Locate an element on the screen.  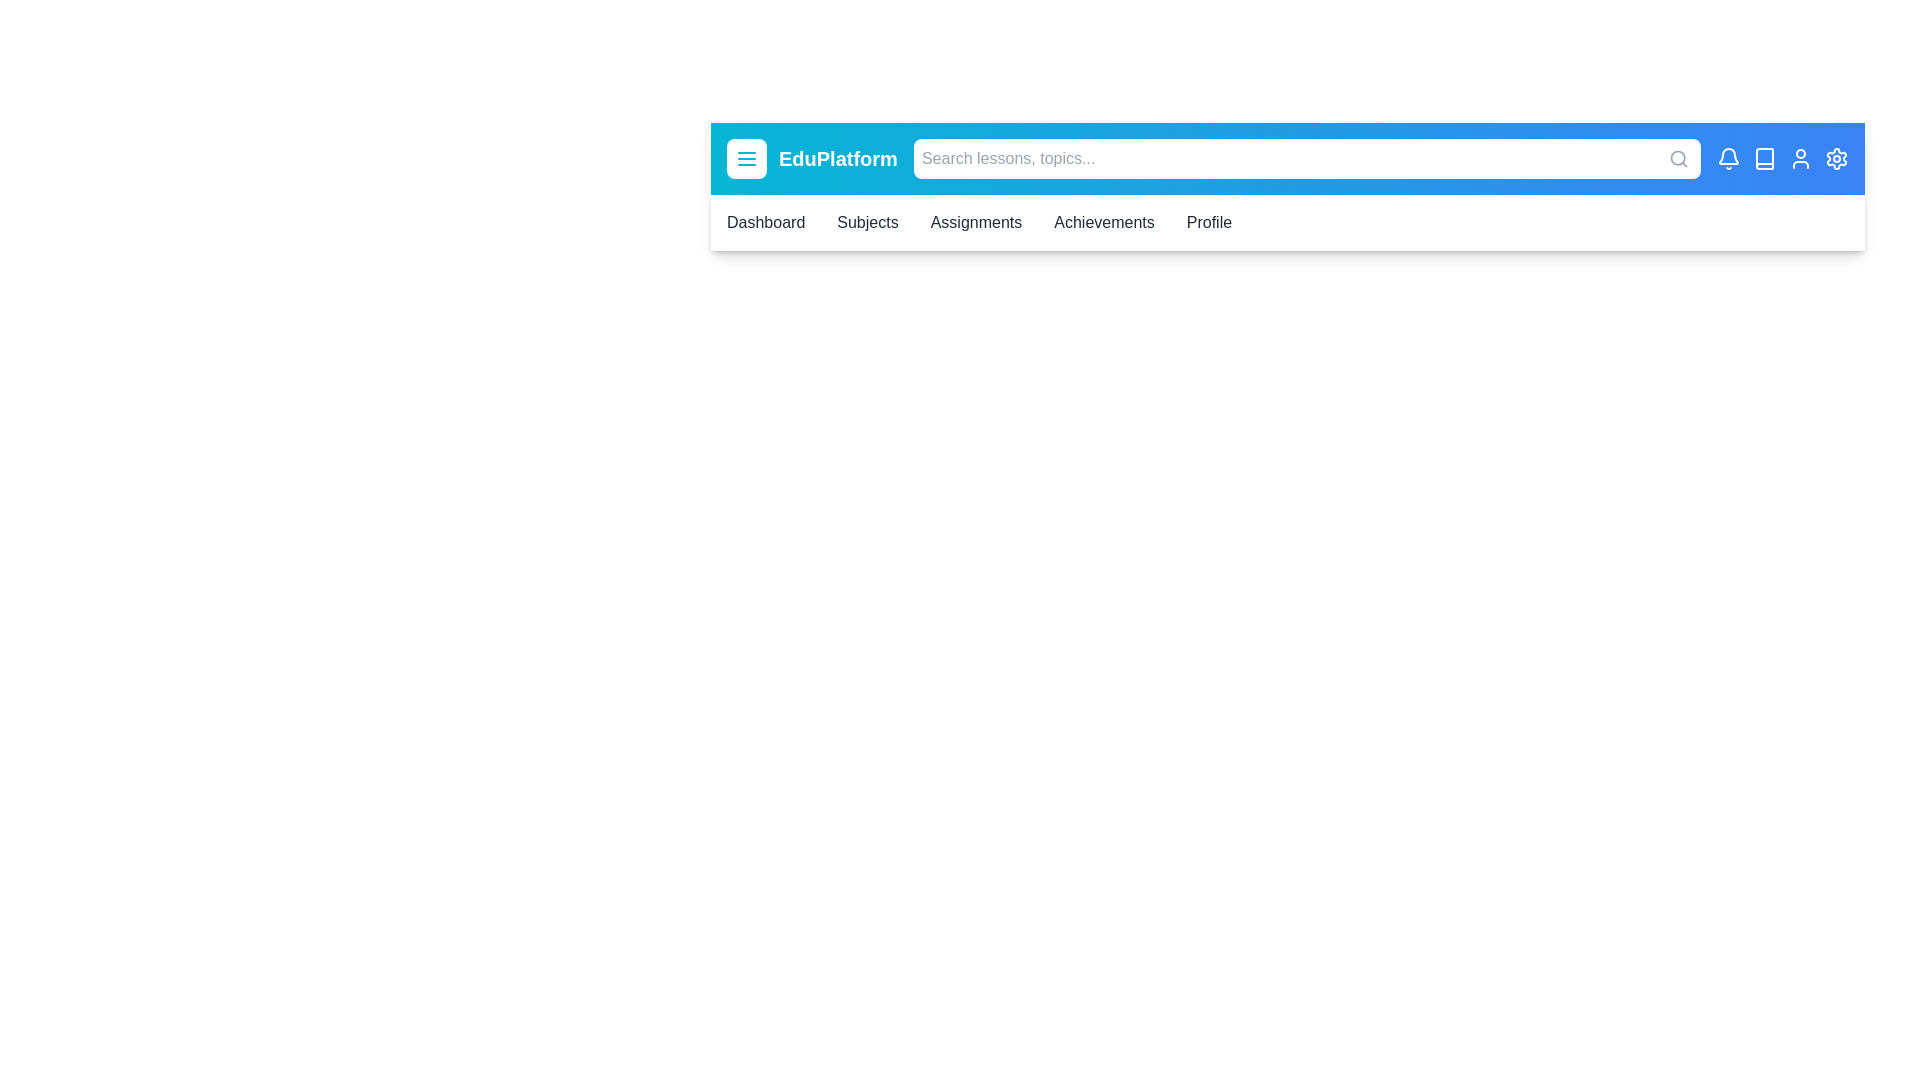
the notification icon to interact with it is located at coordinates (1727, 157).